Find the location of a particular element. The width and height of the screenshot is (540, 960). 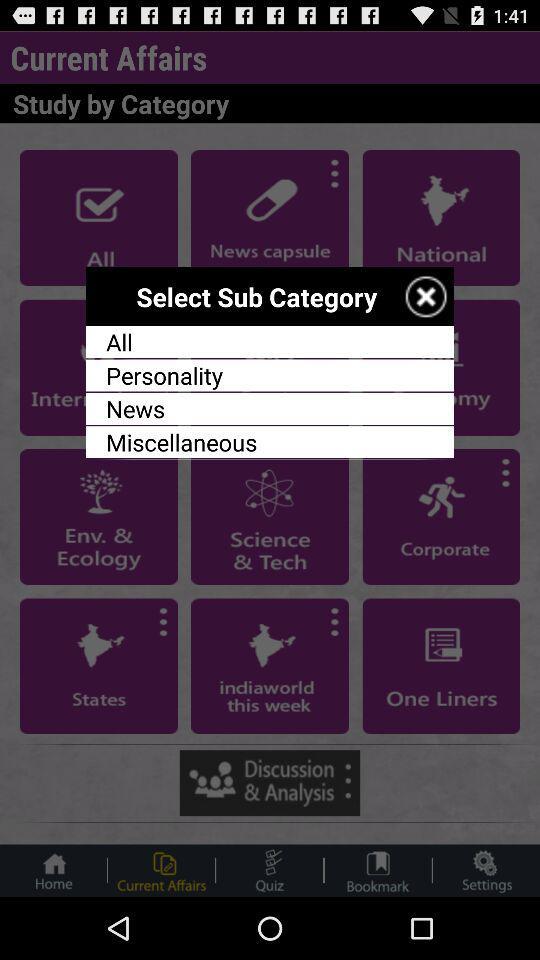

the app below all item is located at coordinates (270, 374).